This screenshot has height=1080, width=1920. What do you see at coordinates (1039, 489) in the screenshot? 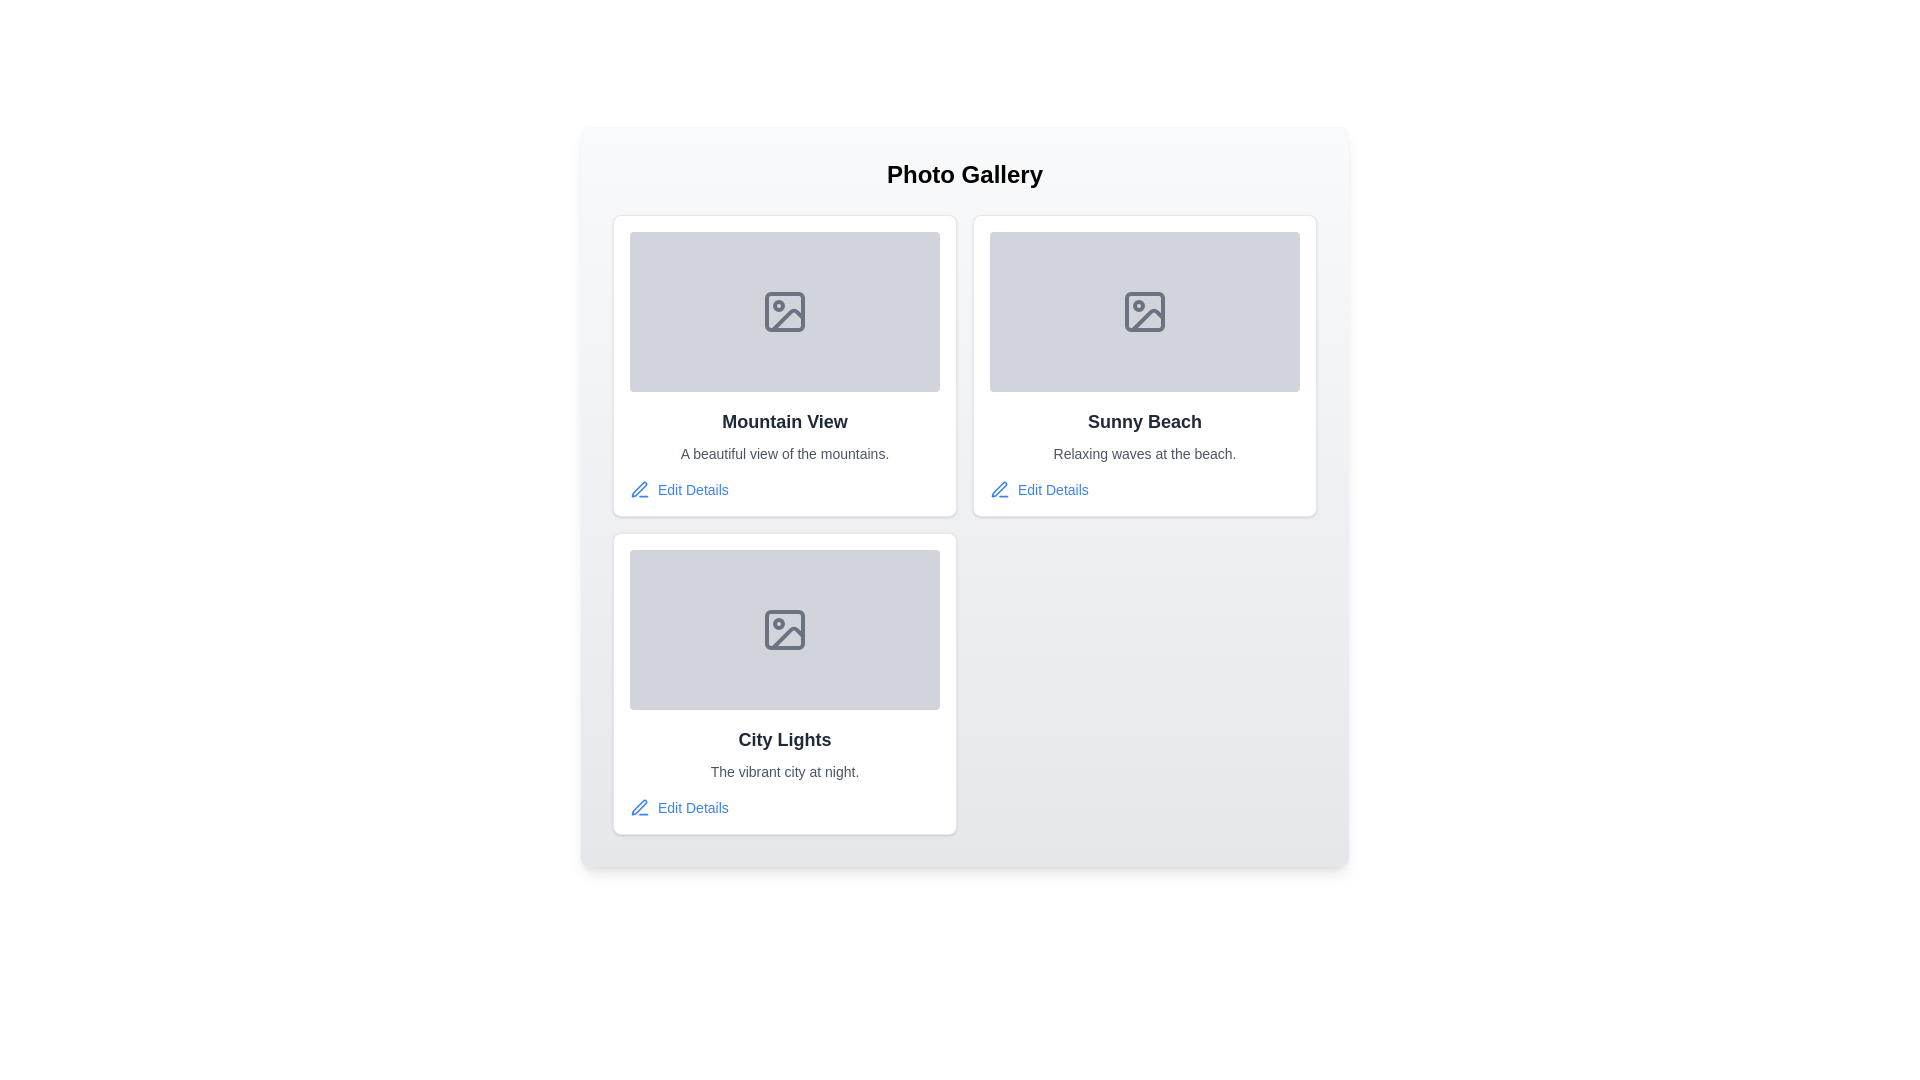
I see `the 'Edit Details' button for the item titled Sunny Beach` at bounding box center [1039, 489].